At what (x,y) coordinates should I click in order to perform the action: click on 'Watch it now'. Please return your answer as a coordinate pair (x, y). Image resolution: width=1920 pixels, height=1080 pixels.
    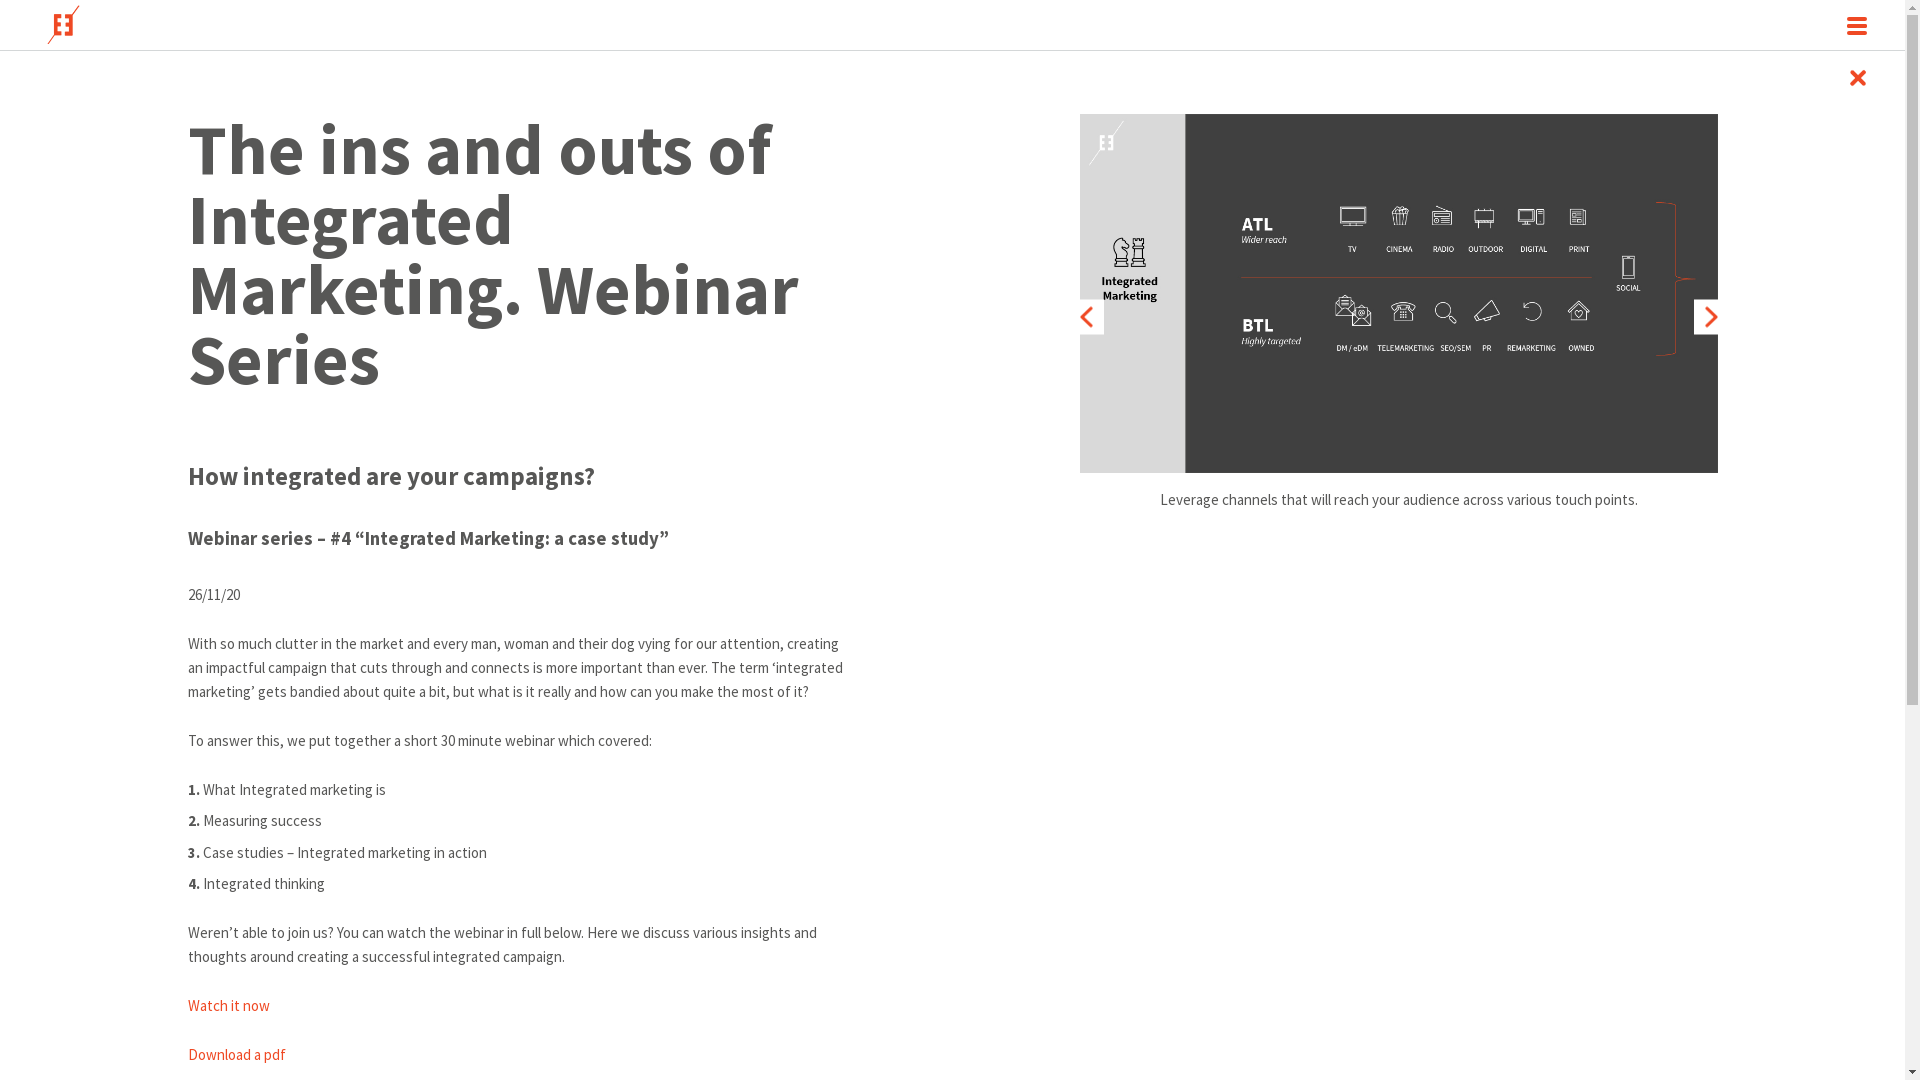
    Looking at the image, I should click on (229, 1005).